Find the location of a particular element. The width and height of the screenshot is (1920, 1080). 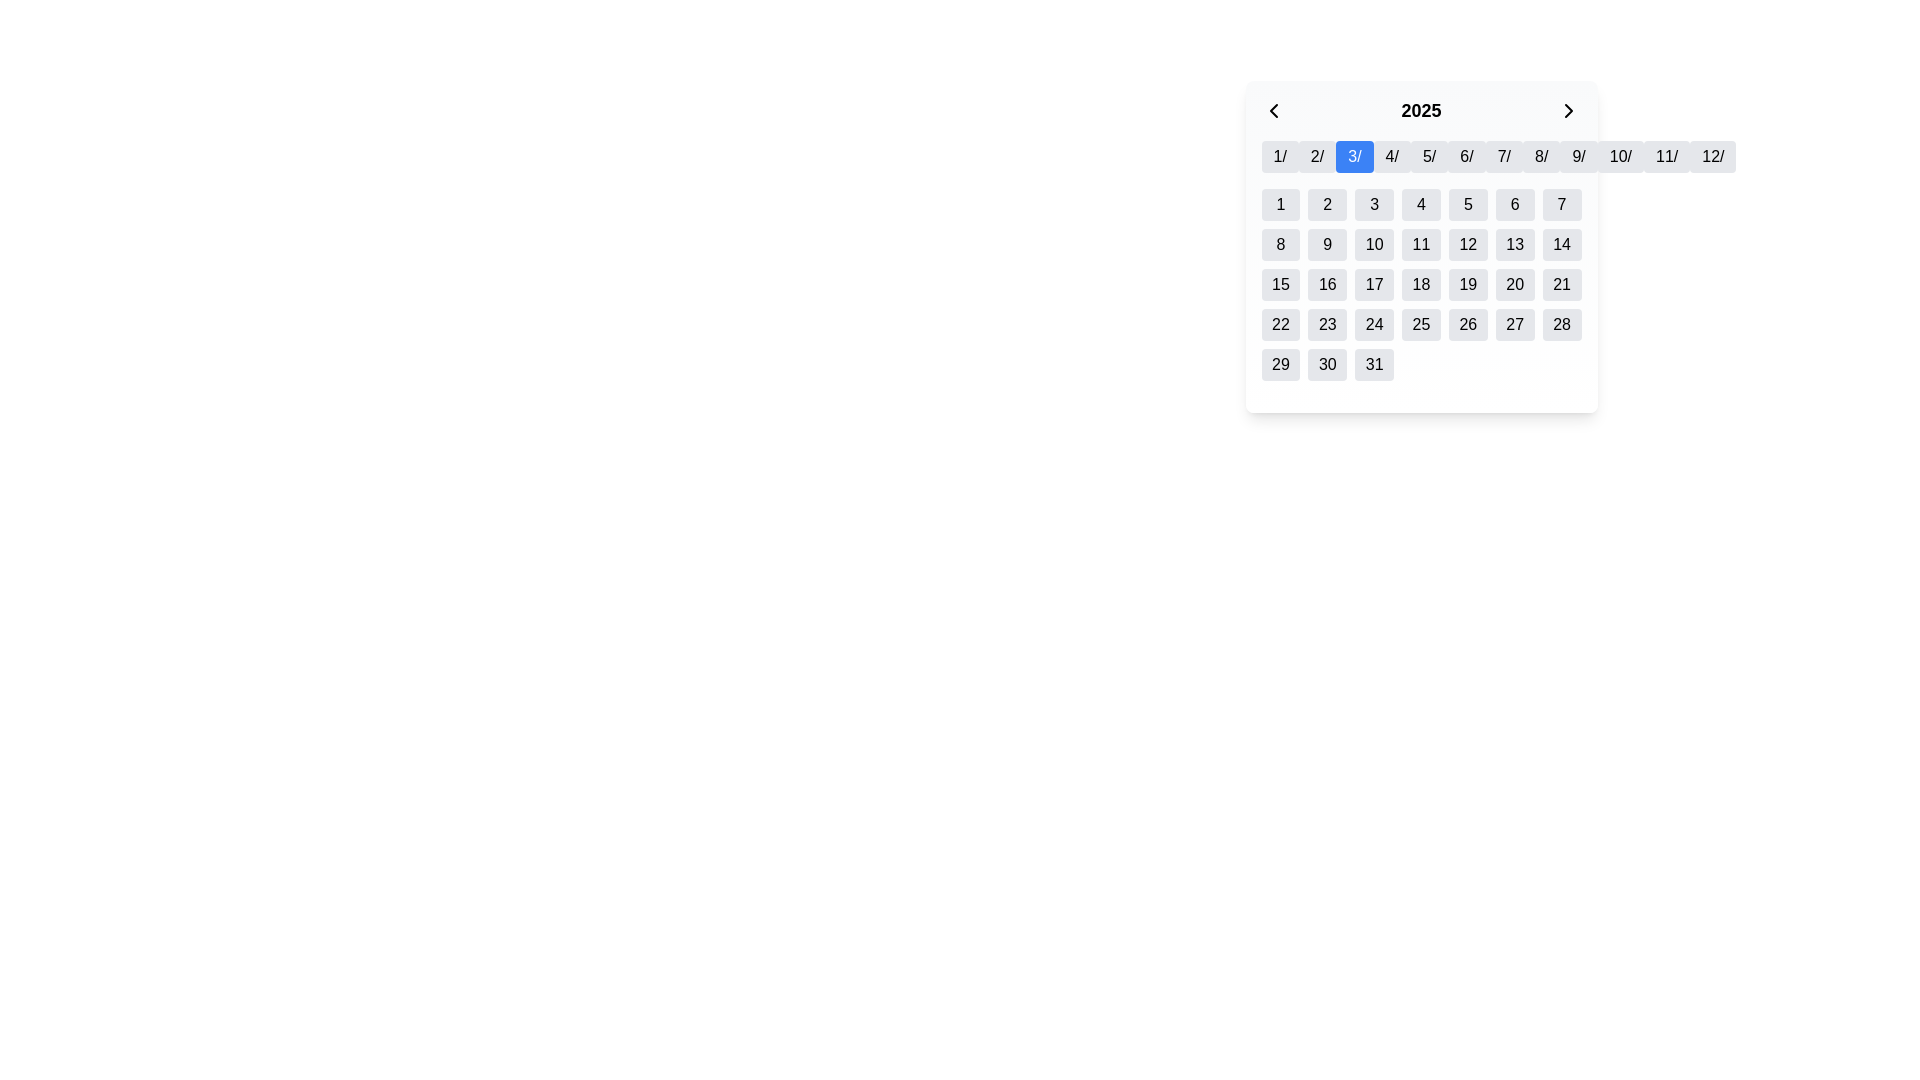

the second button labeled '2/' in the calendar interface for keyboard interaction is located at coordinates (1317, 156).